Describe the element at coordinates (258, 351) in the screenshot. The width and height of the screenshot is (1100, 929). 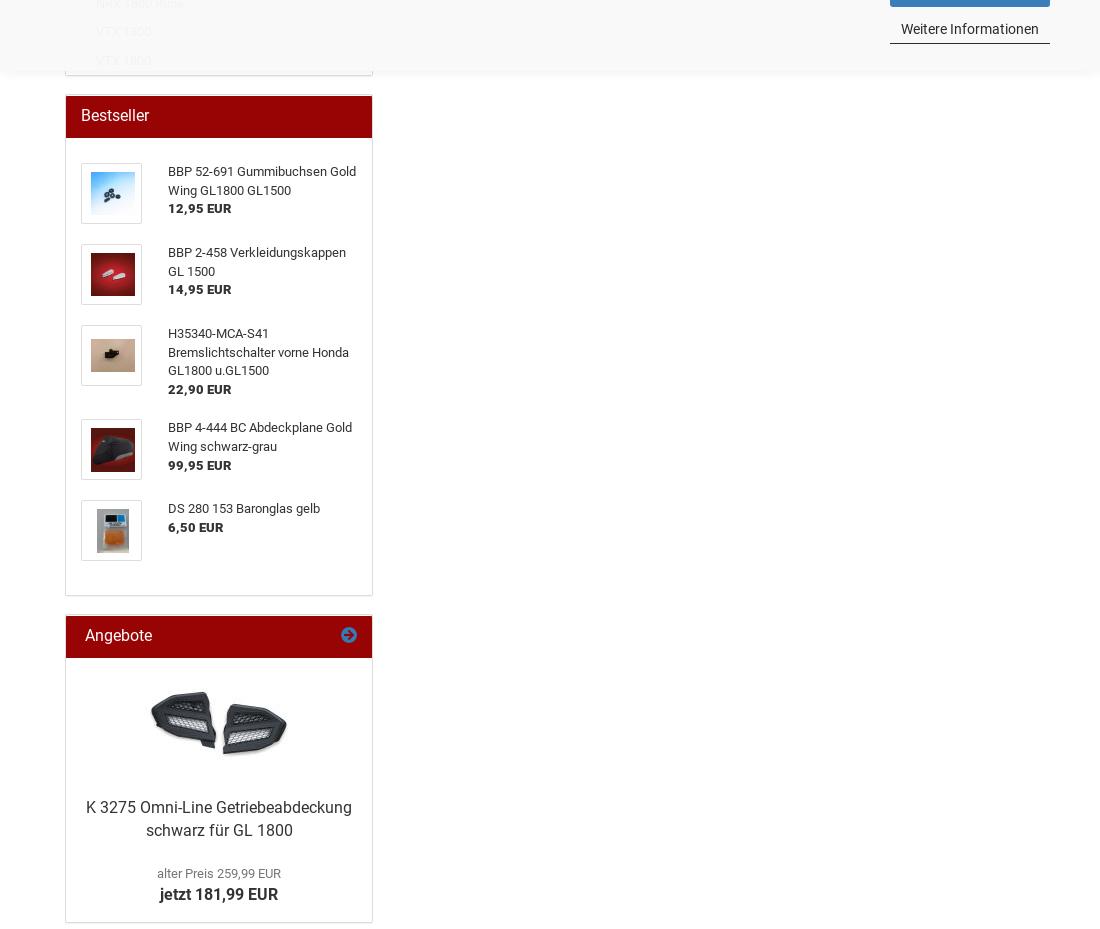
I see `'H35340-MCA-S41 Bremslichtschalter vorne Honda GL1800 u.GL1500'` at that location.